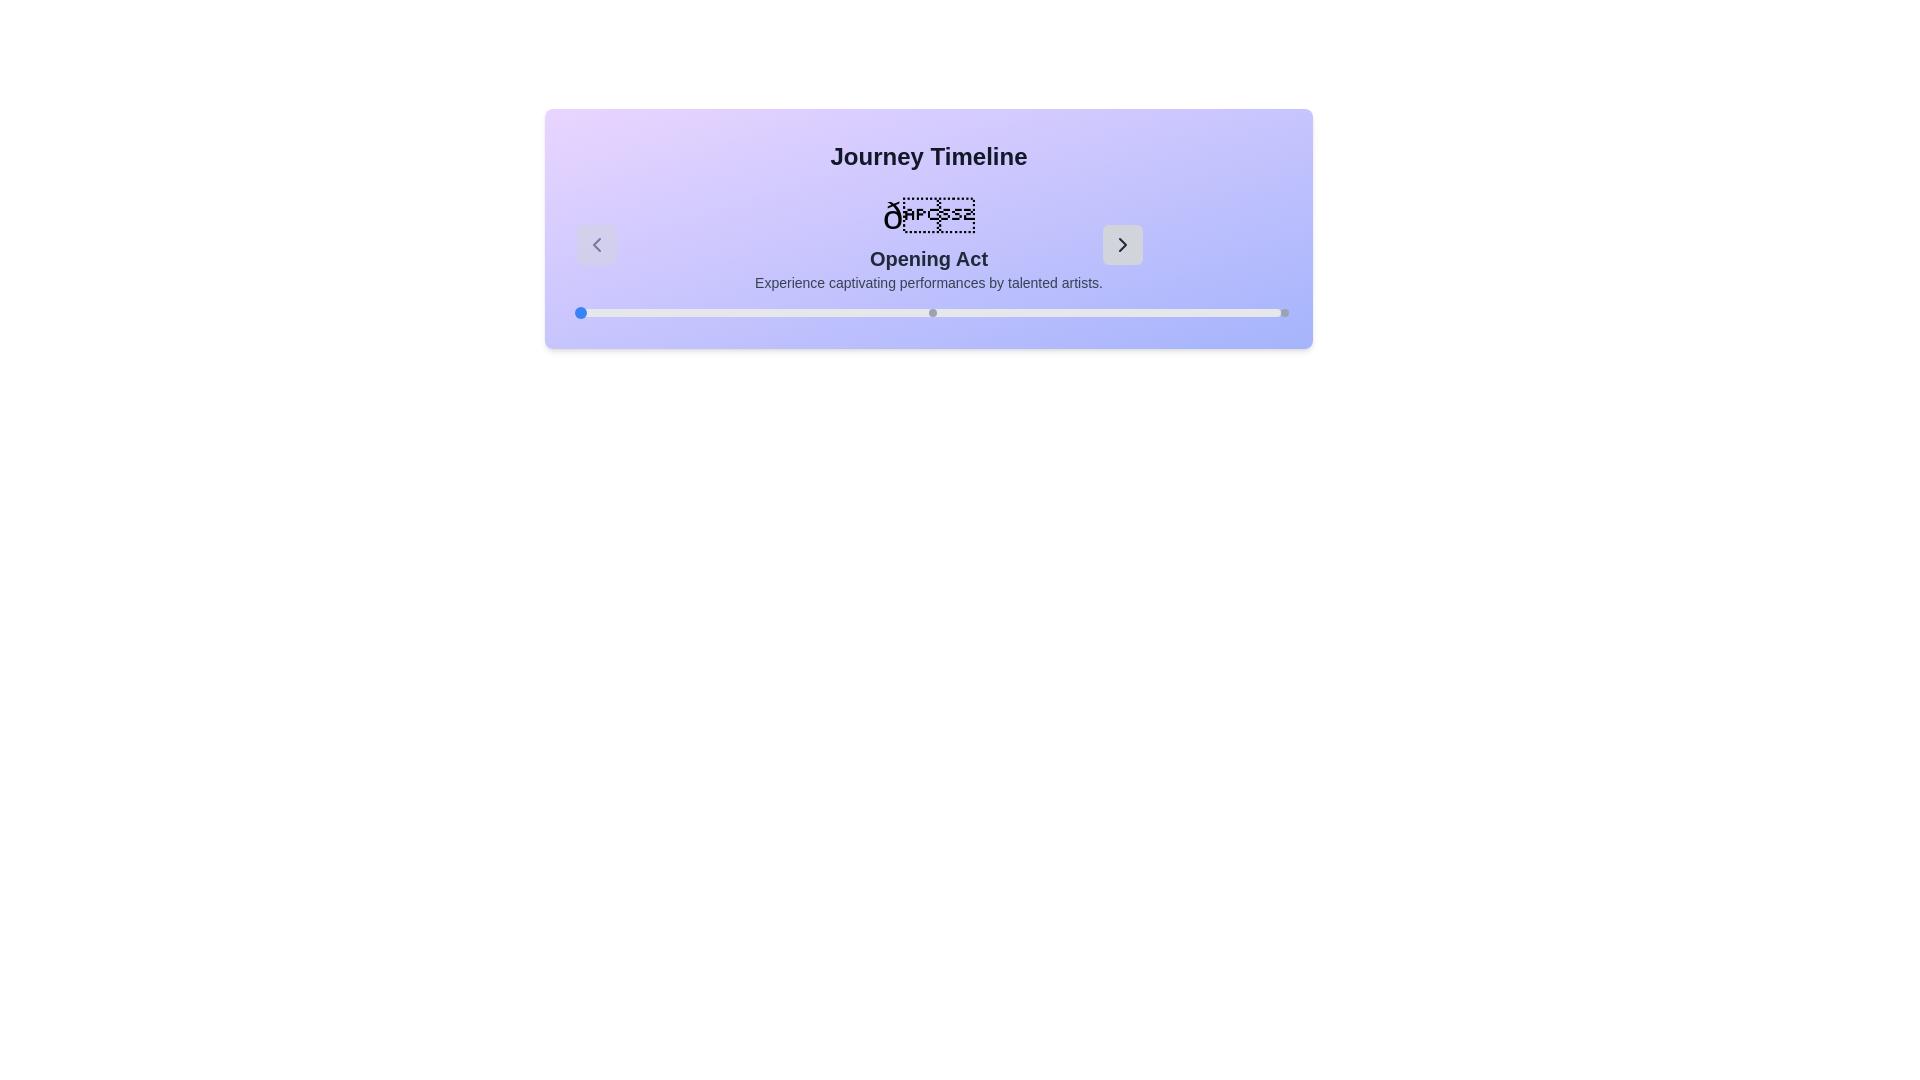  What do you see at coordinates (928, 244) in the screenshot?
I see `the 'Opening Act' text display section` at bounding box center [928, 244].